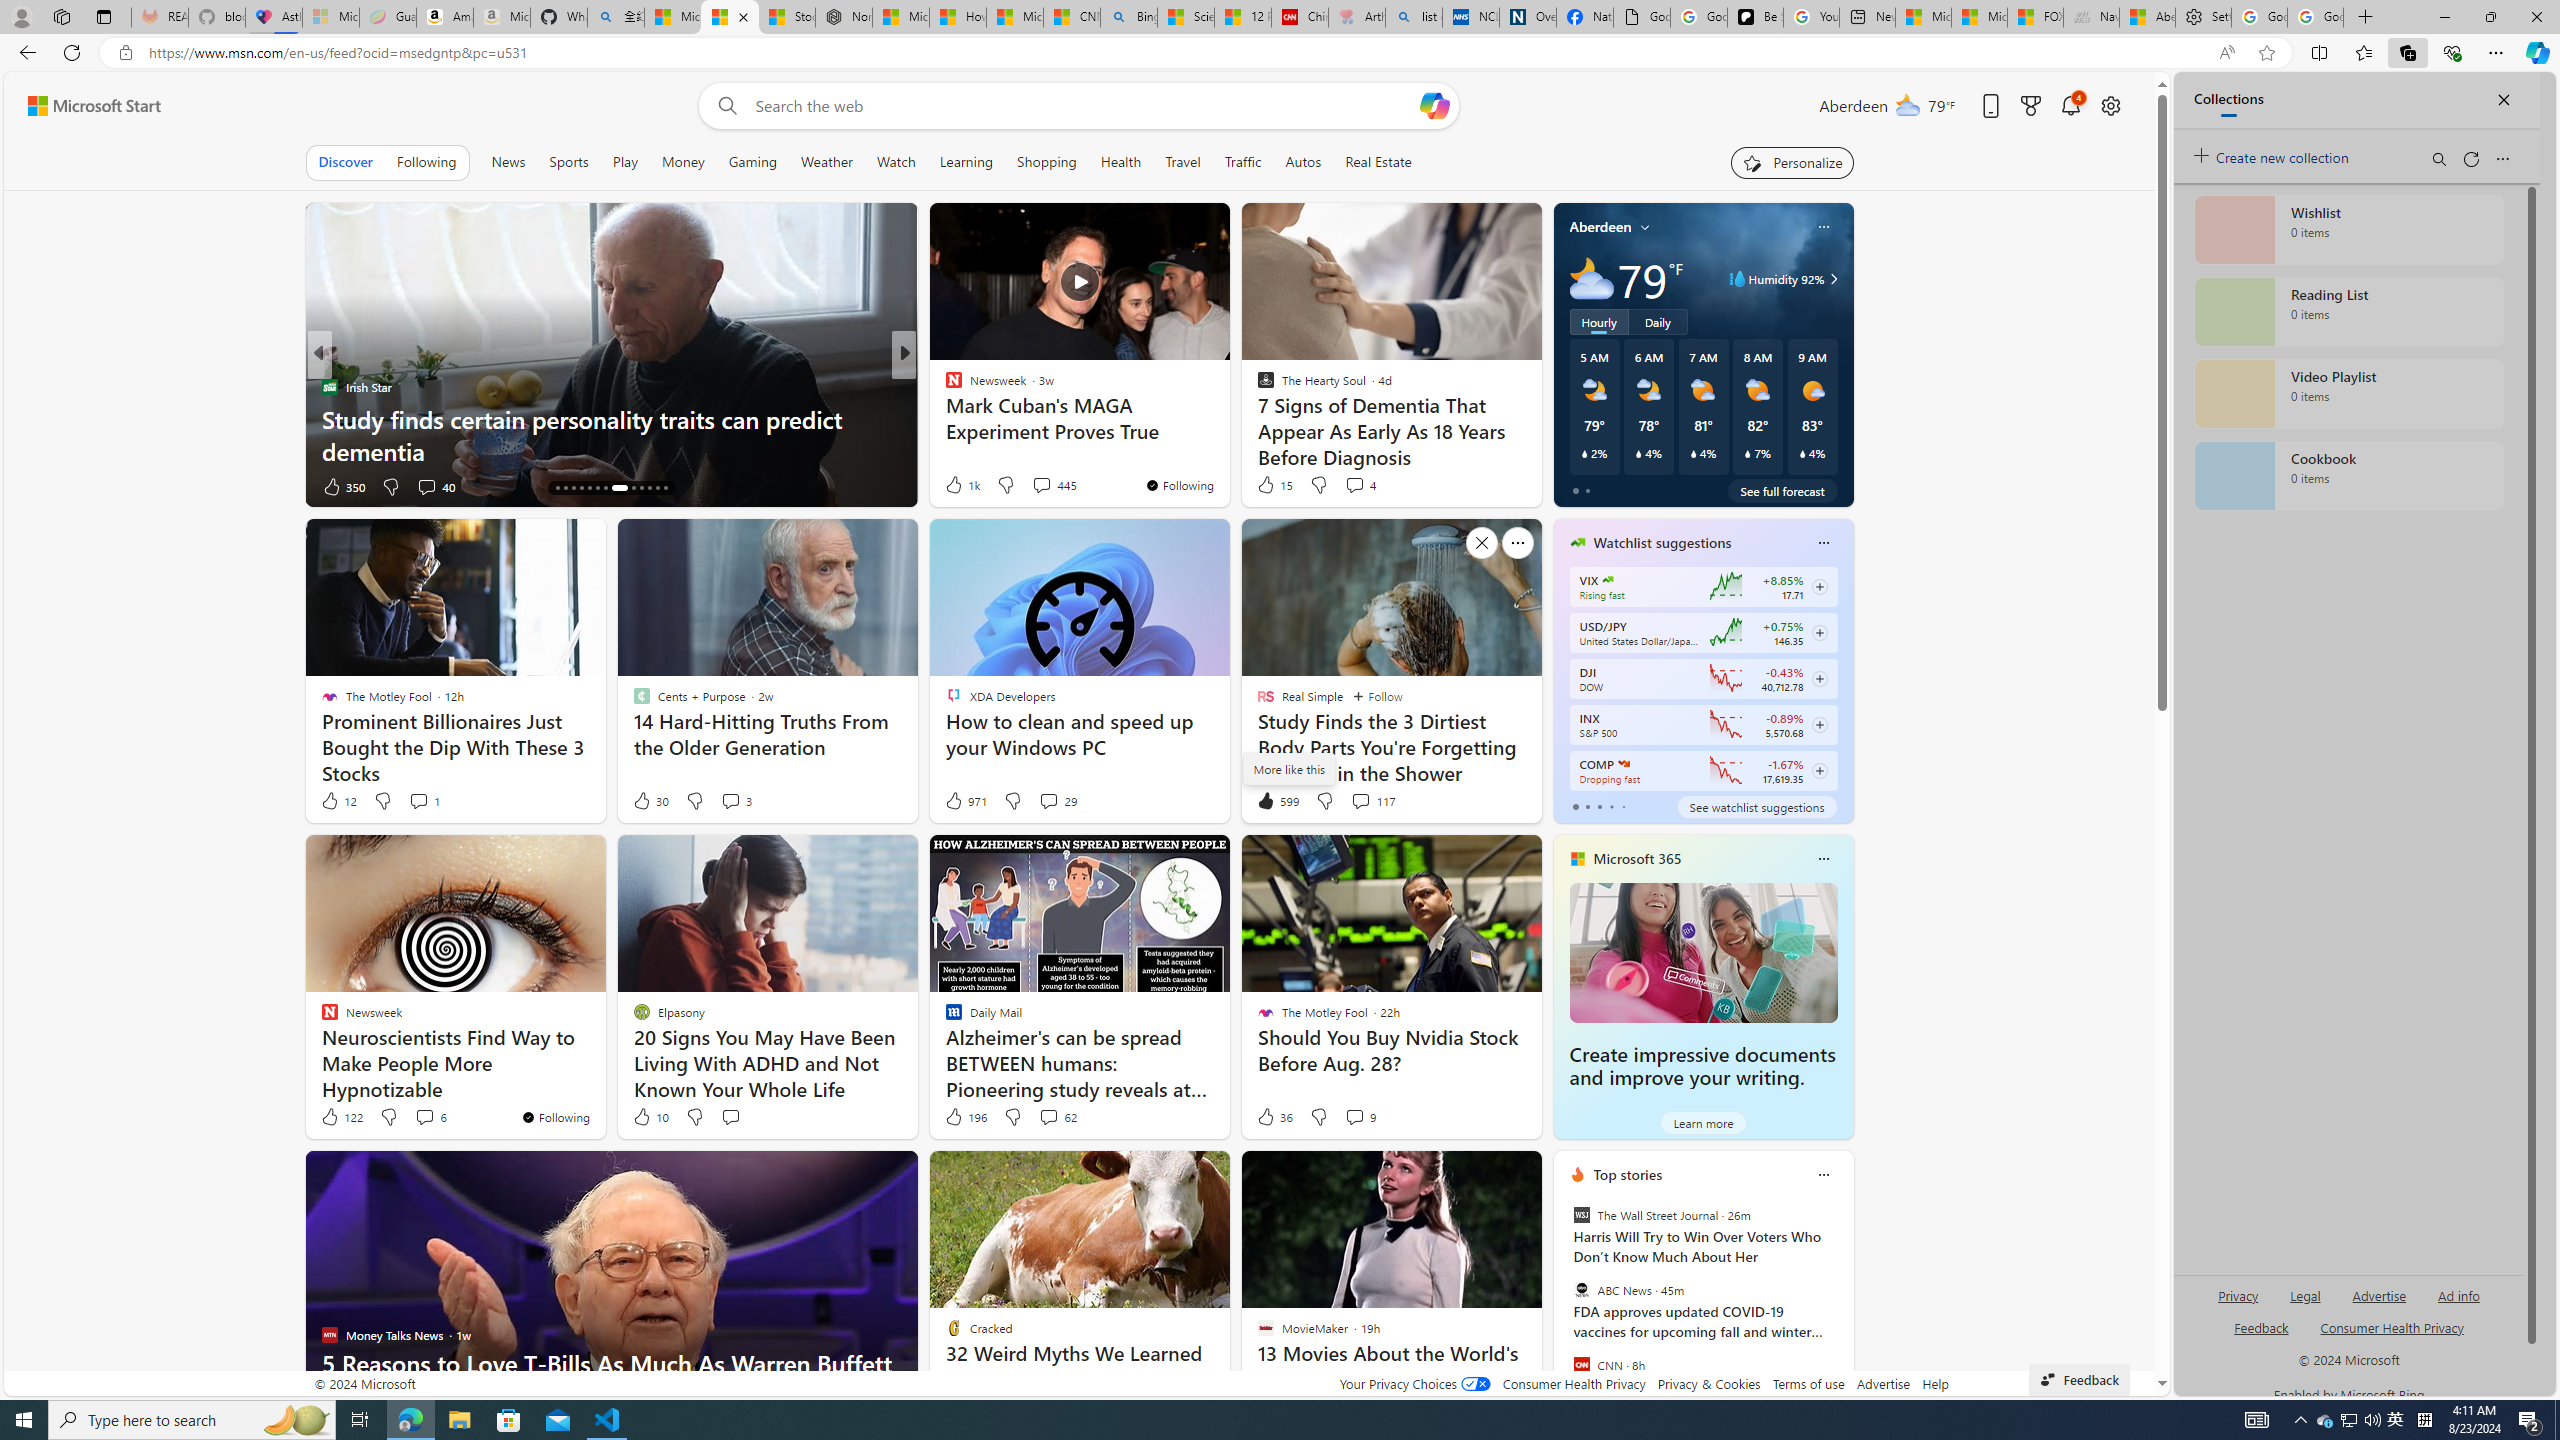 The width and height of the screenshot is (2560, 1440). What do you see at coordinates (339, 1115) in the screenshot?
I see `'122 Like'` at bounding box center [339, 1115].